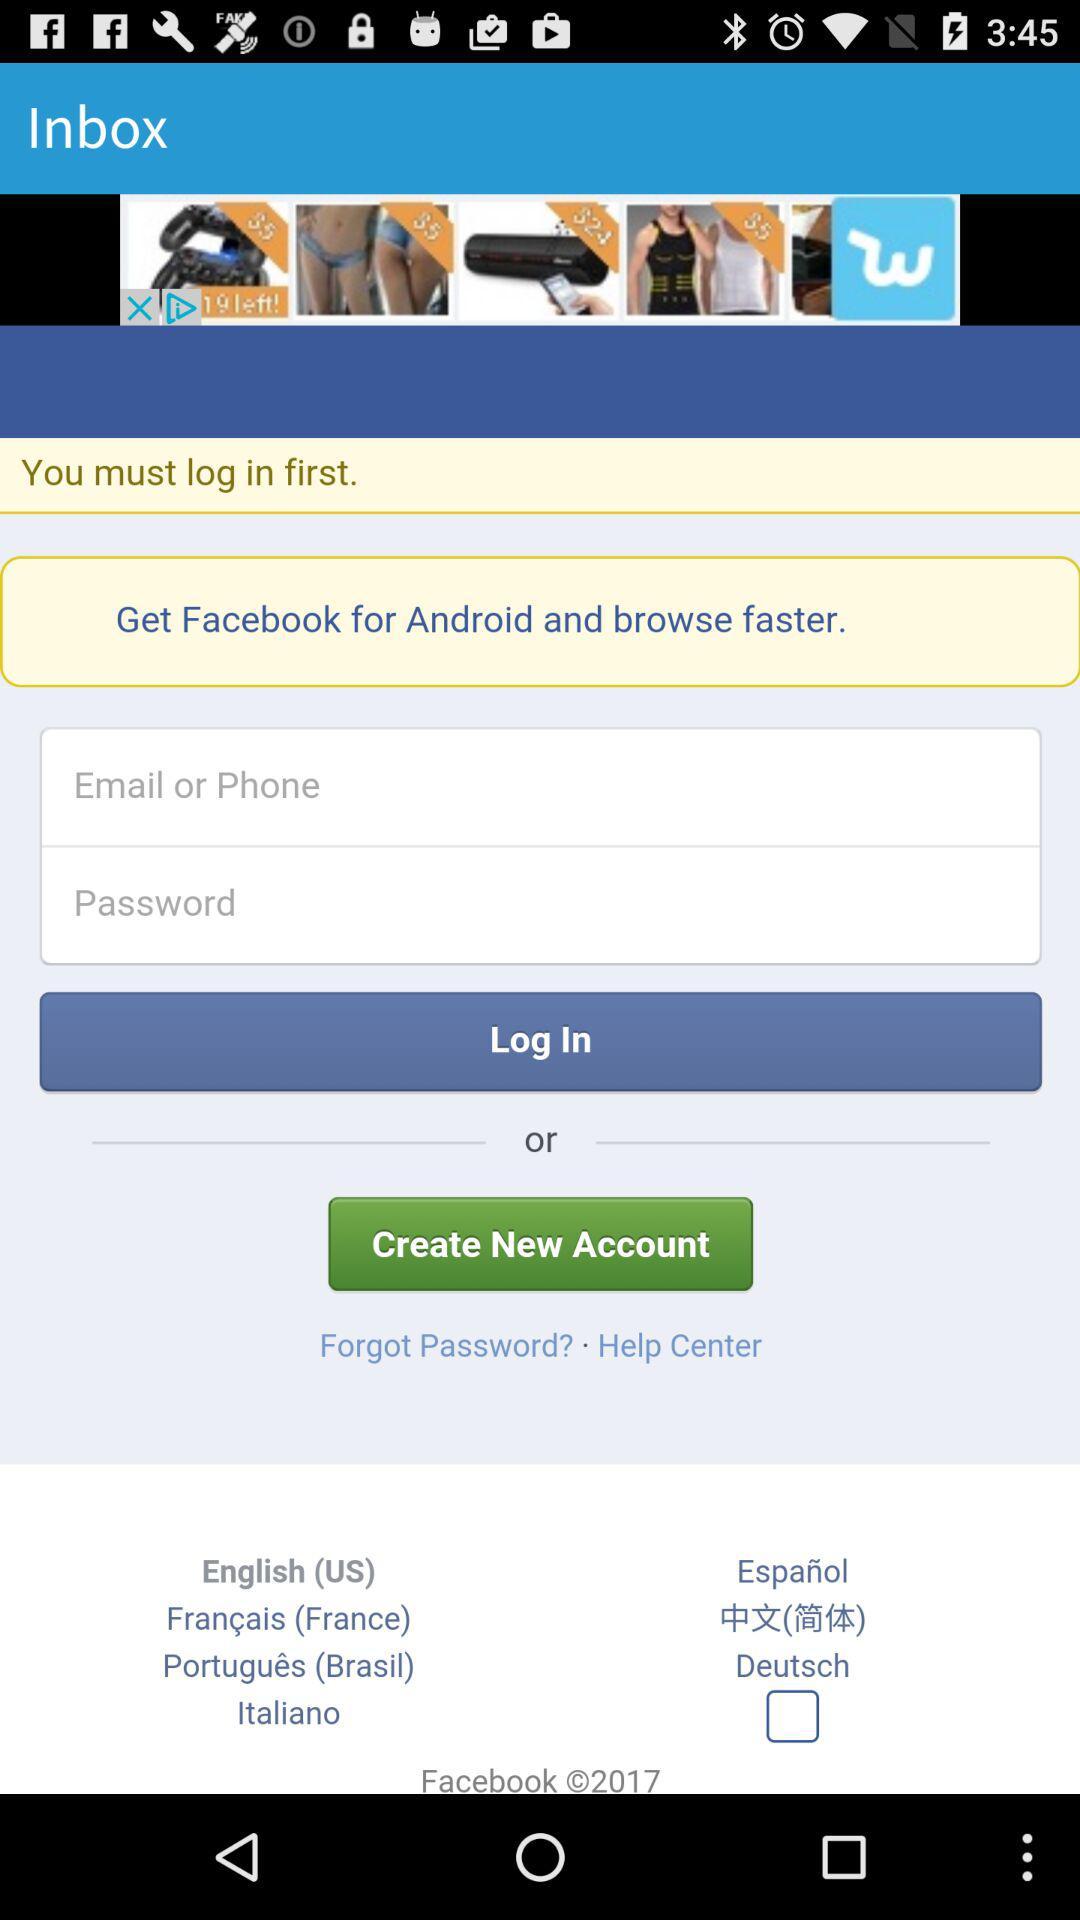  Describe the element at coordinates (540, 258) in the screenshot. I see `advertisement website` at that location.